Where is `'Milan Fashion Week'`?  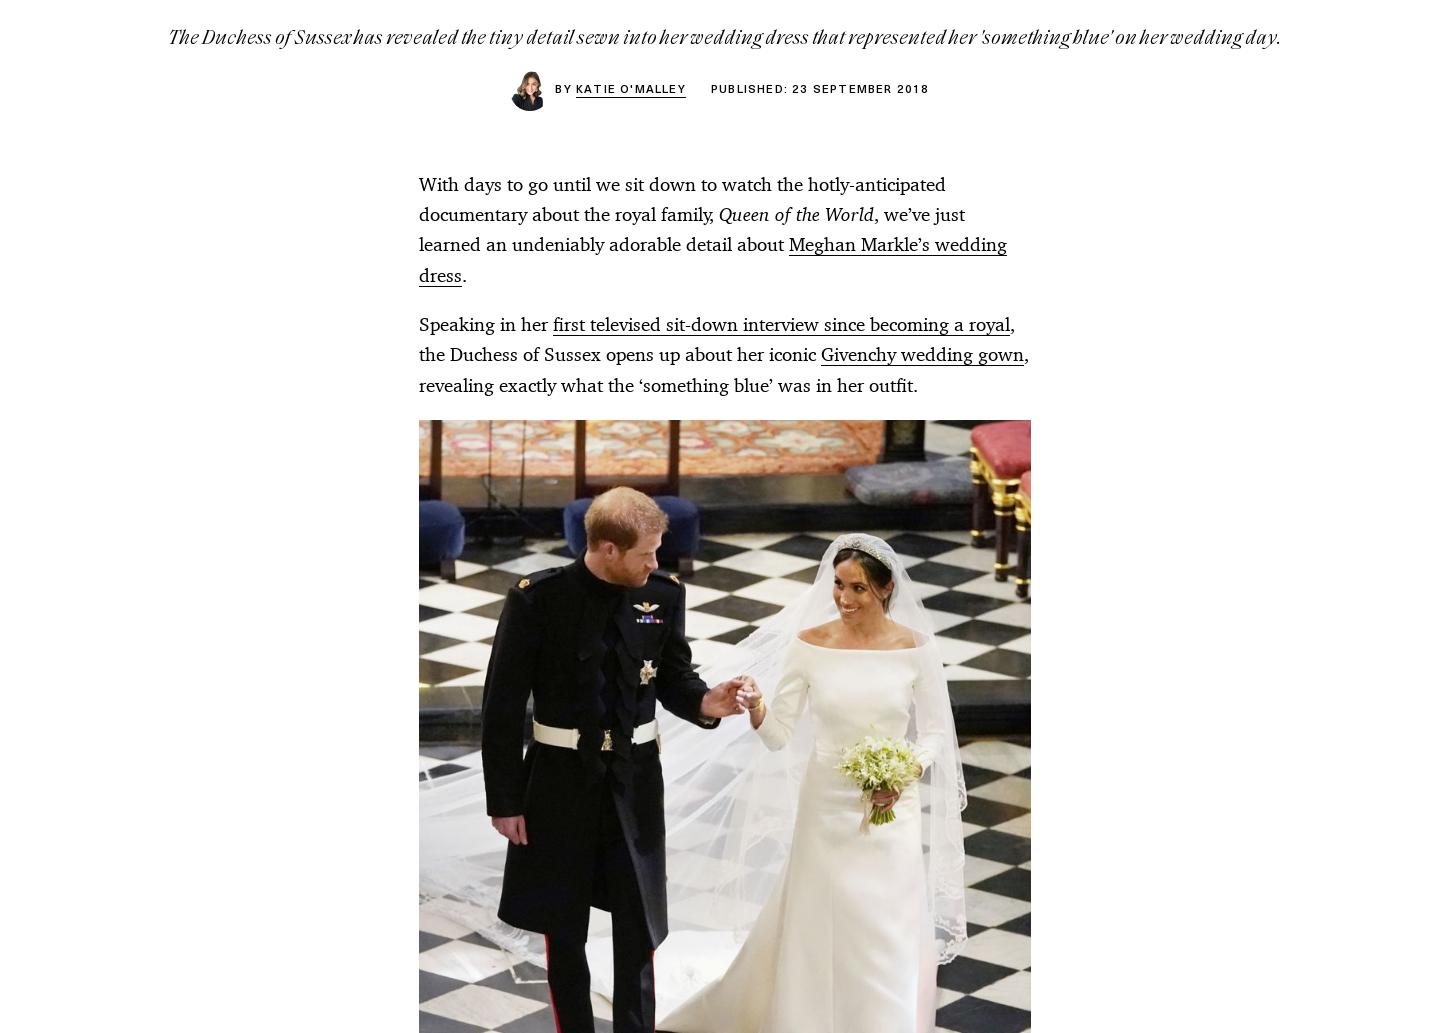 'Milan Fashion Week' is located at coordinates (796, 492).